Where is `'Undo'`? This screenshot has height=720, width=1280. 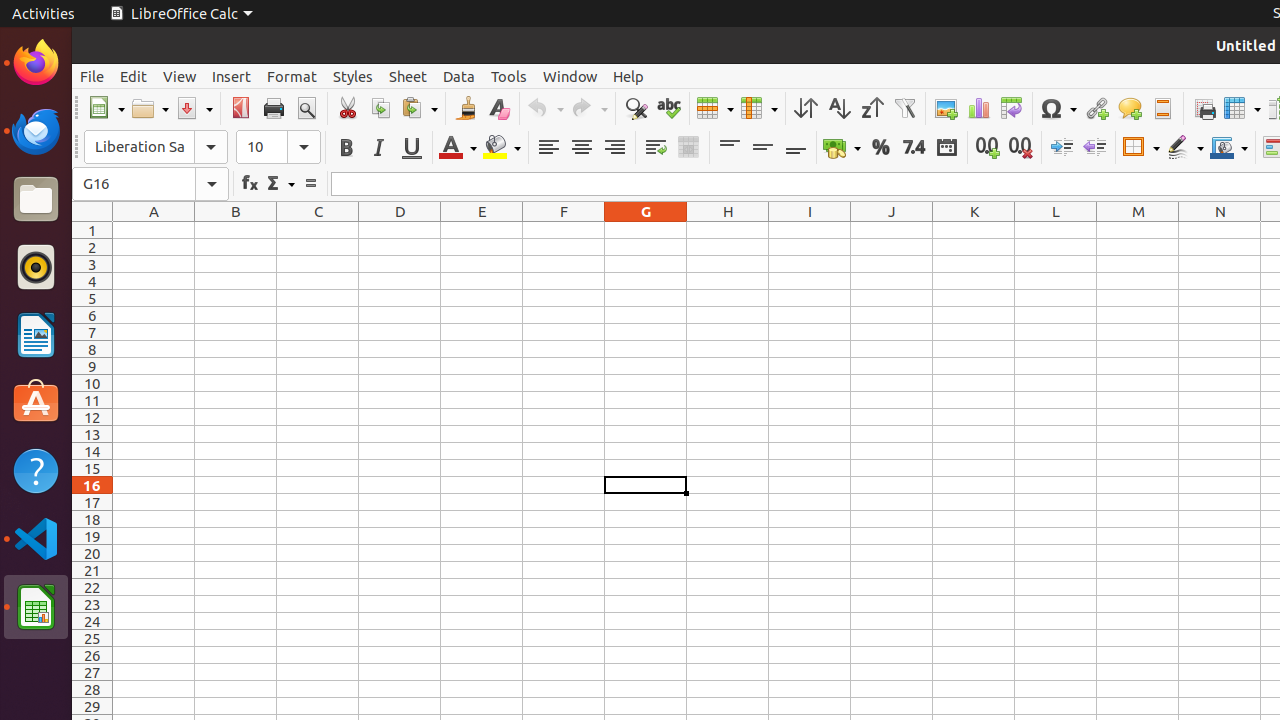 'Undo' is located at coordinates (545, 108).